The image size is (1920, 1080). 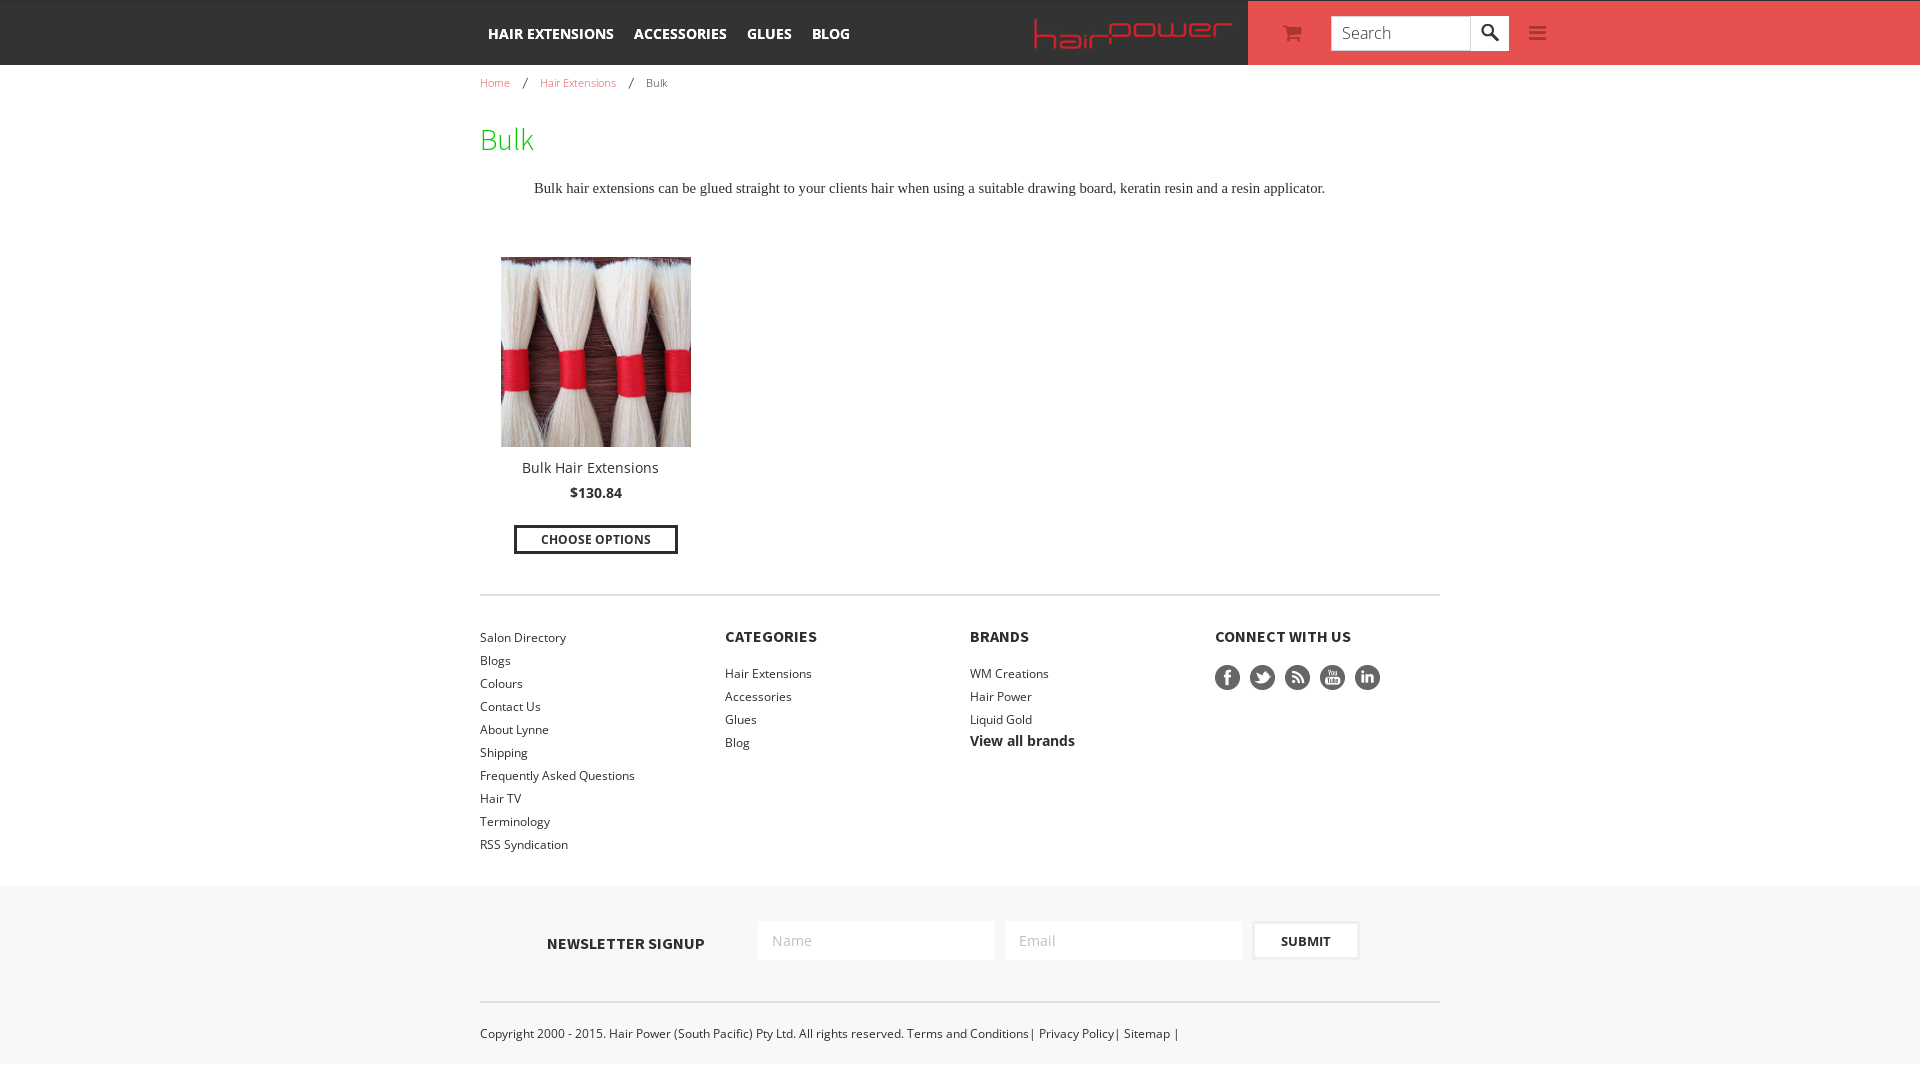 What do you see at coordinates (591, 844) in the screenshot?
I see `'RSS Syndication'` at bounding box center [591, 844].